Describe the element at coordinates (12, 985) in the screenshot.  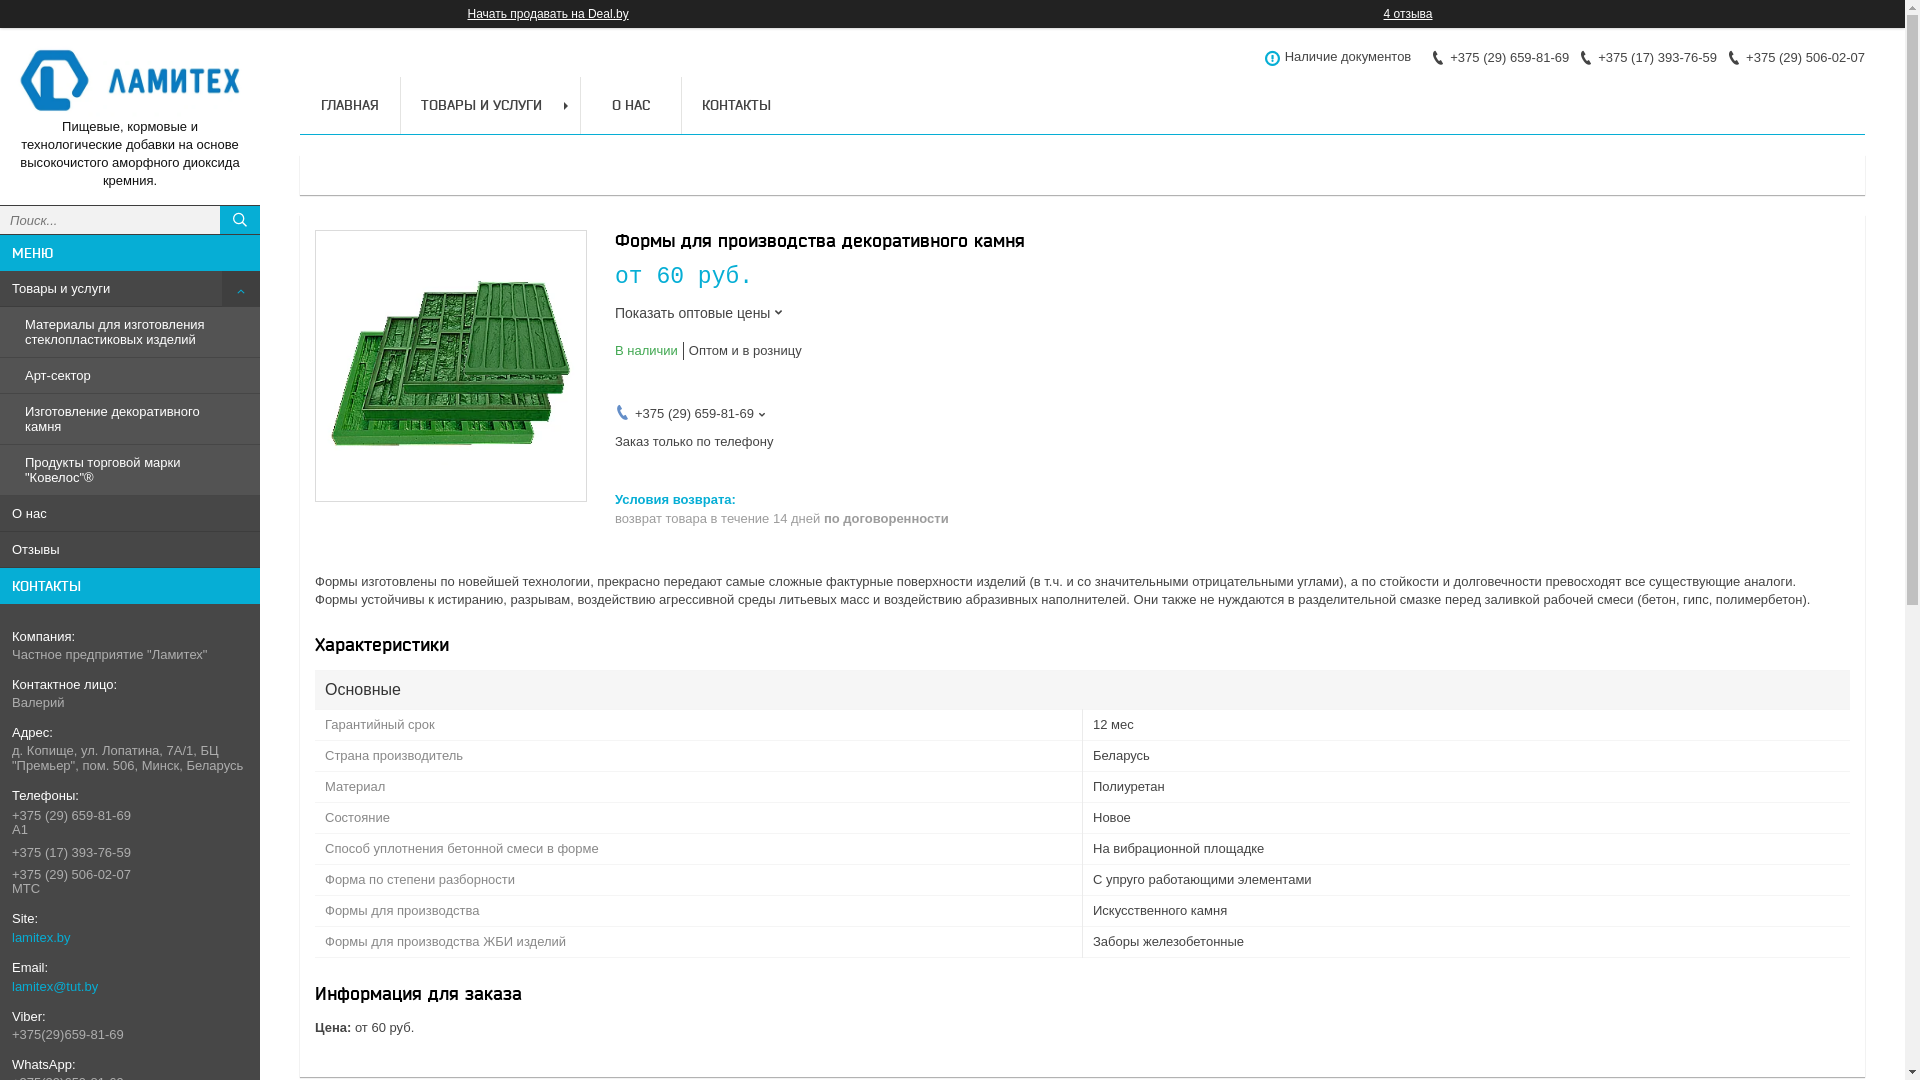
I see `'lamitex@tut.by'` at that location.